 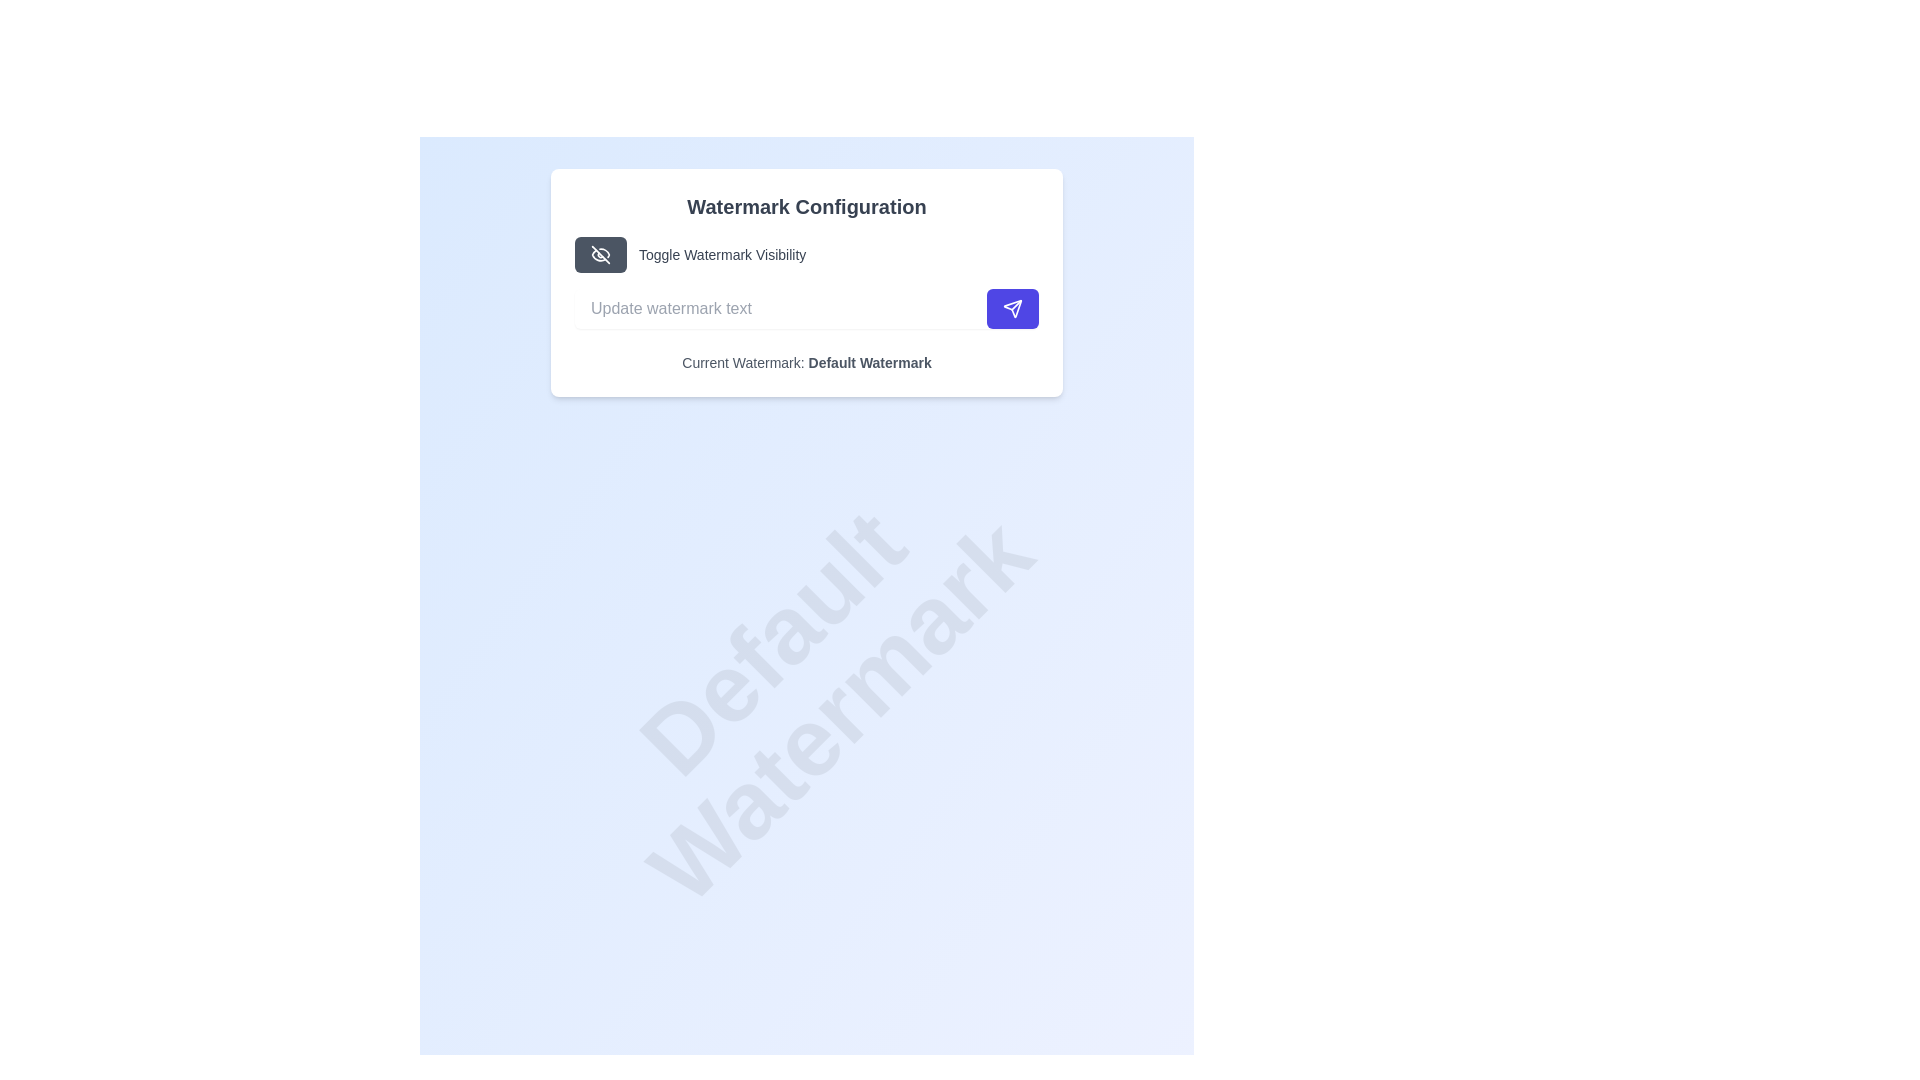 I want to click on the static text label displaying 'Default Watermark', which is part of the 'Current Watermark: Default Watermark' line located at the bottom of the 'Watermark Configuration' card, so click(x=870, y=362).